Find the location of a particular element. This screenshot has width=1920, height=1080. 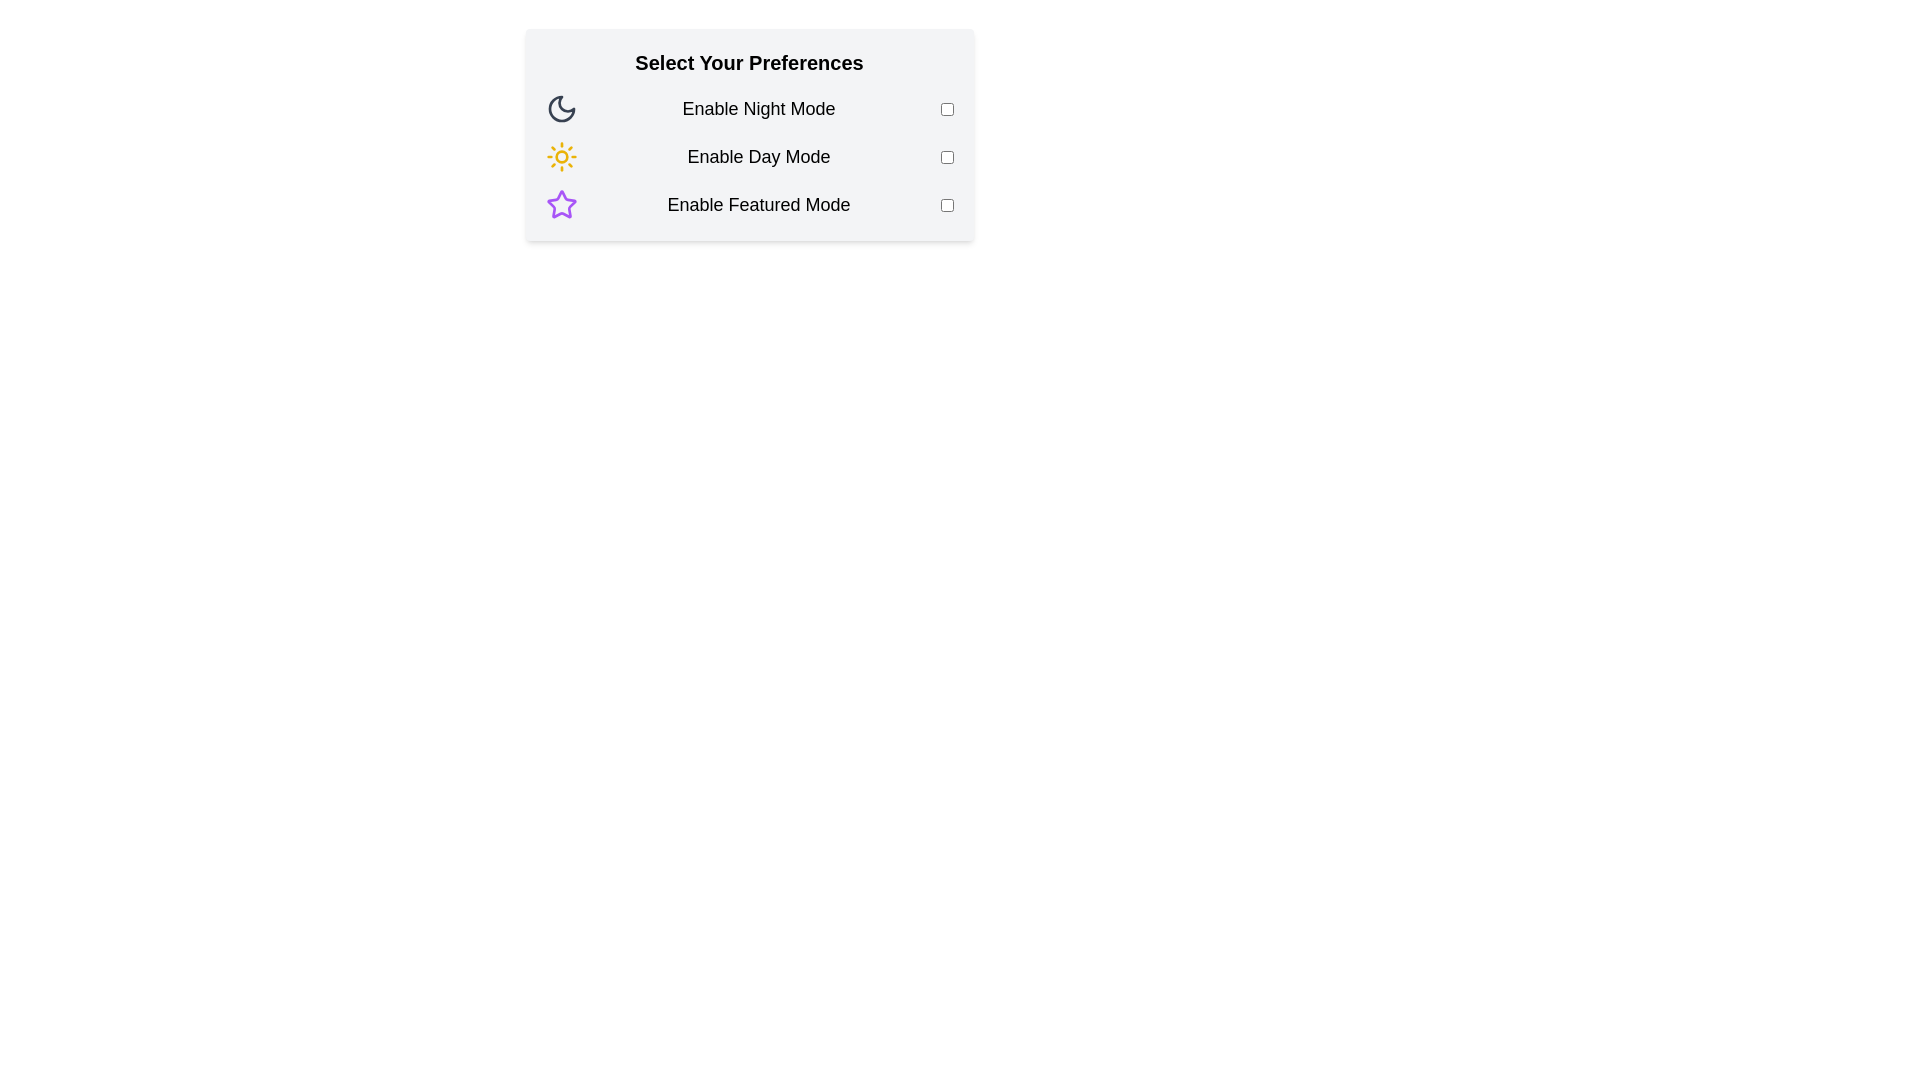

the checkbox toggle is located at coordinates (945, 108).